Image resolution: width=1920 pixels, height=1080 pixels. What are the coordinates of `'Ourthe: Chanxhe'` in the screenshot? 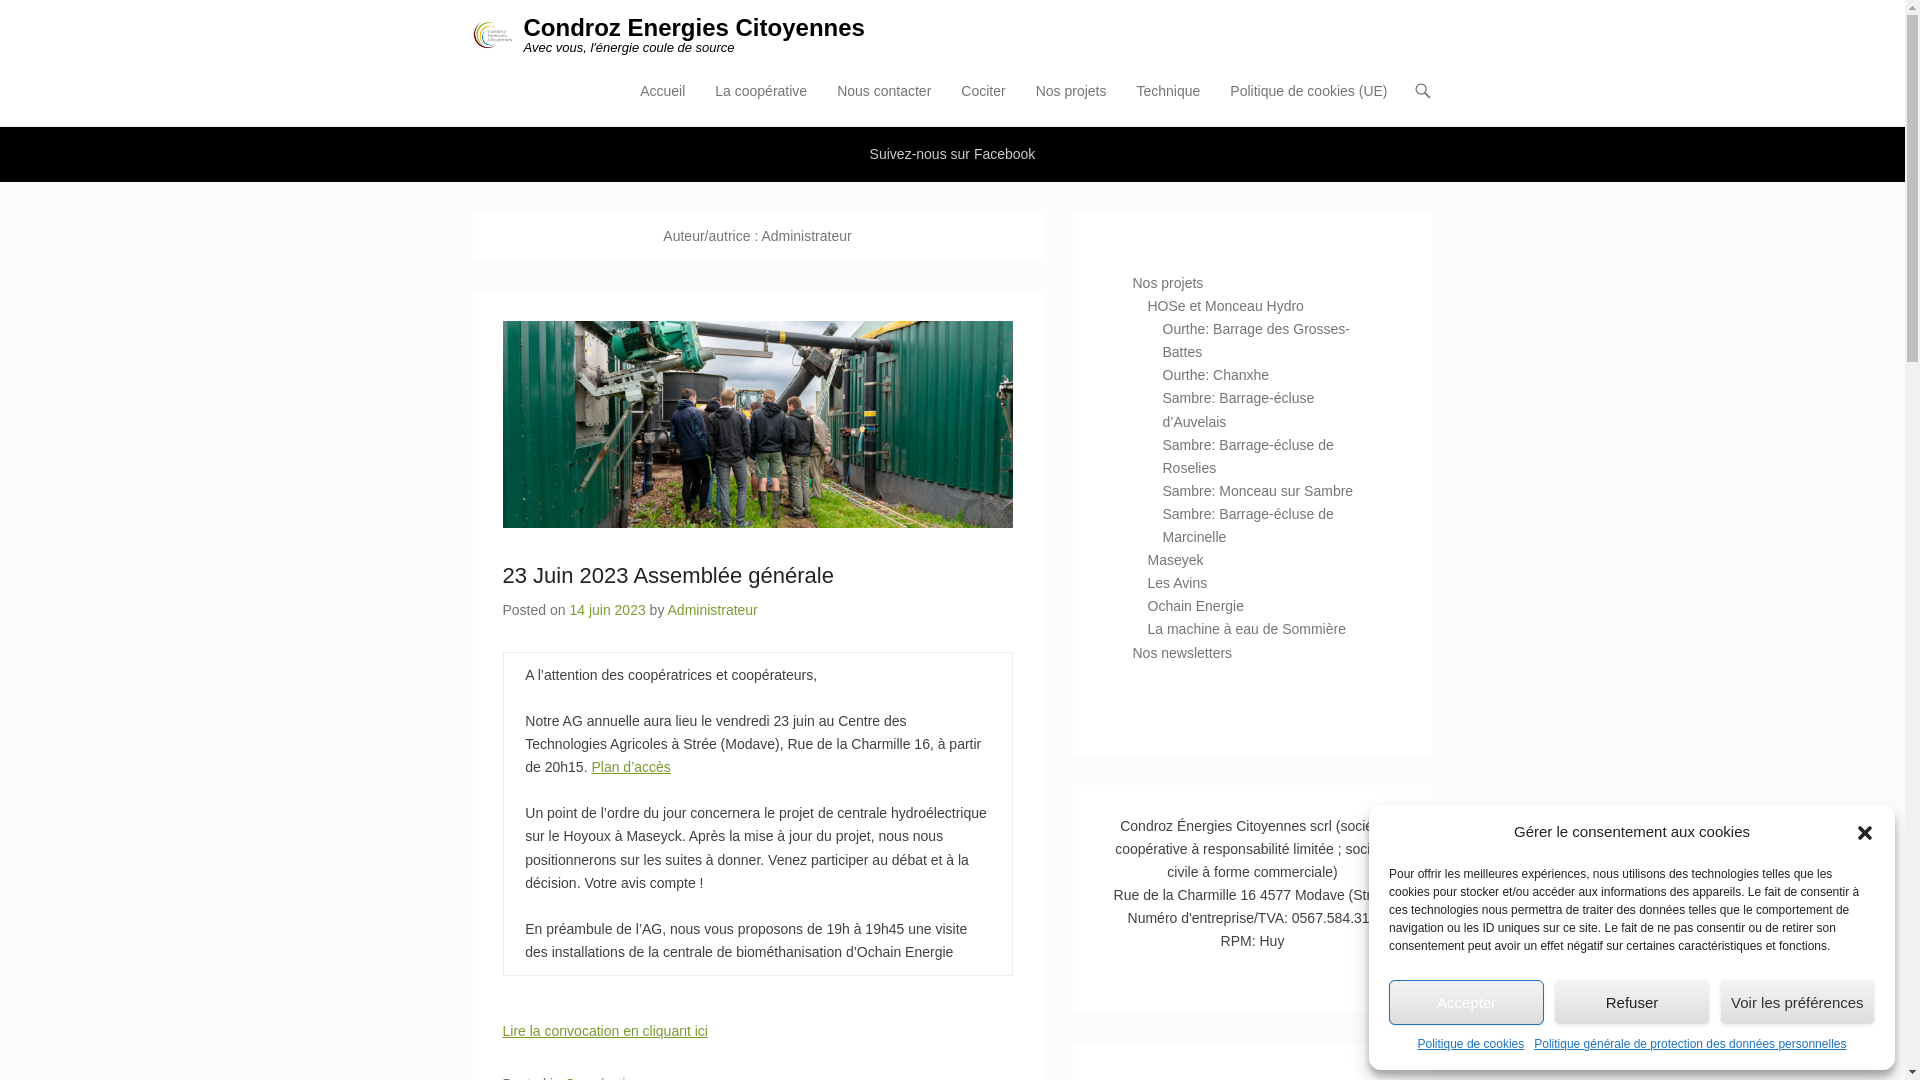 It's located at (1214, 374).